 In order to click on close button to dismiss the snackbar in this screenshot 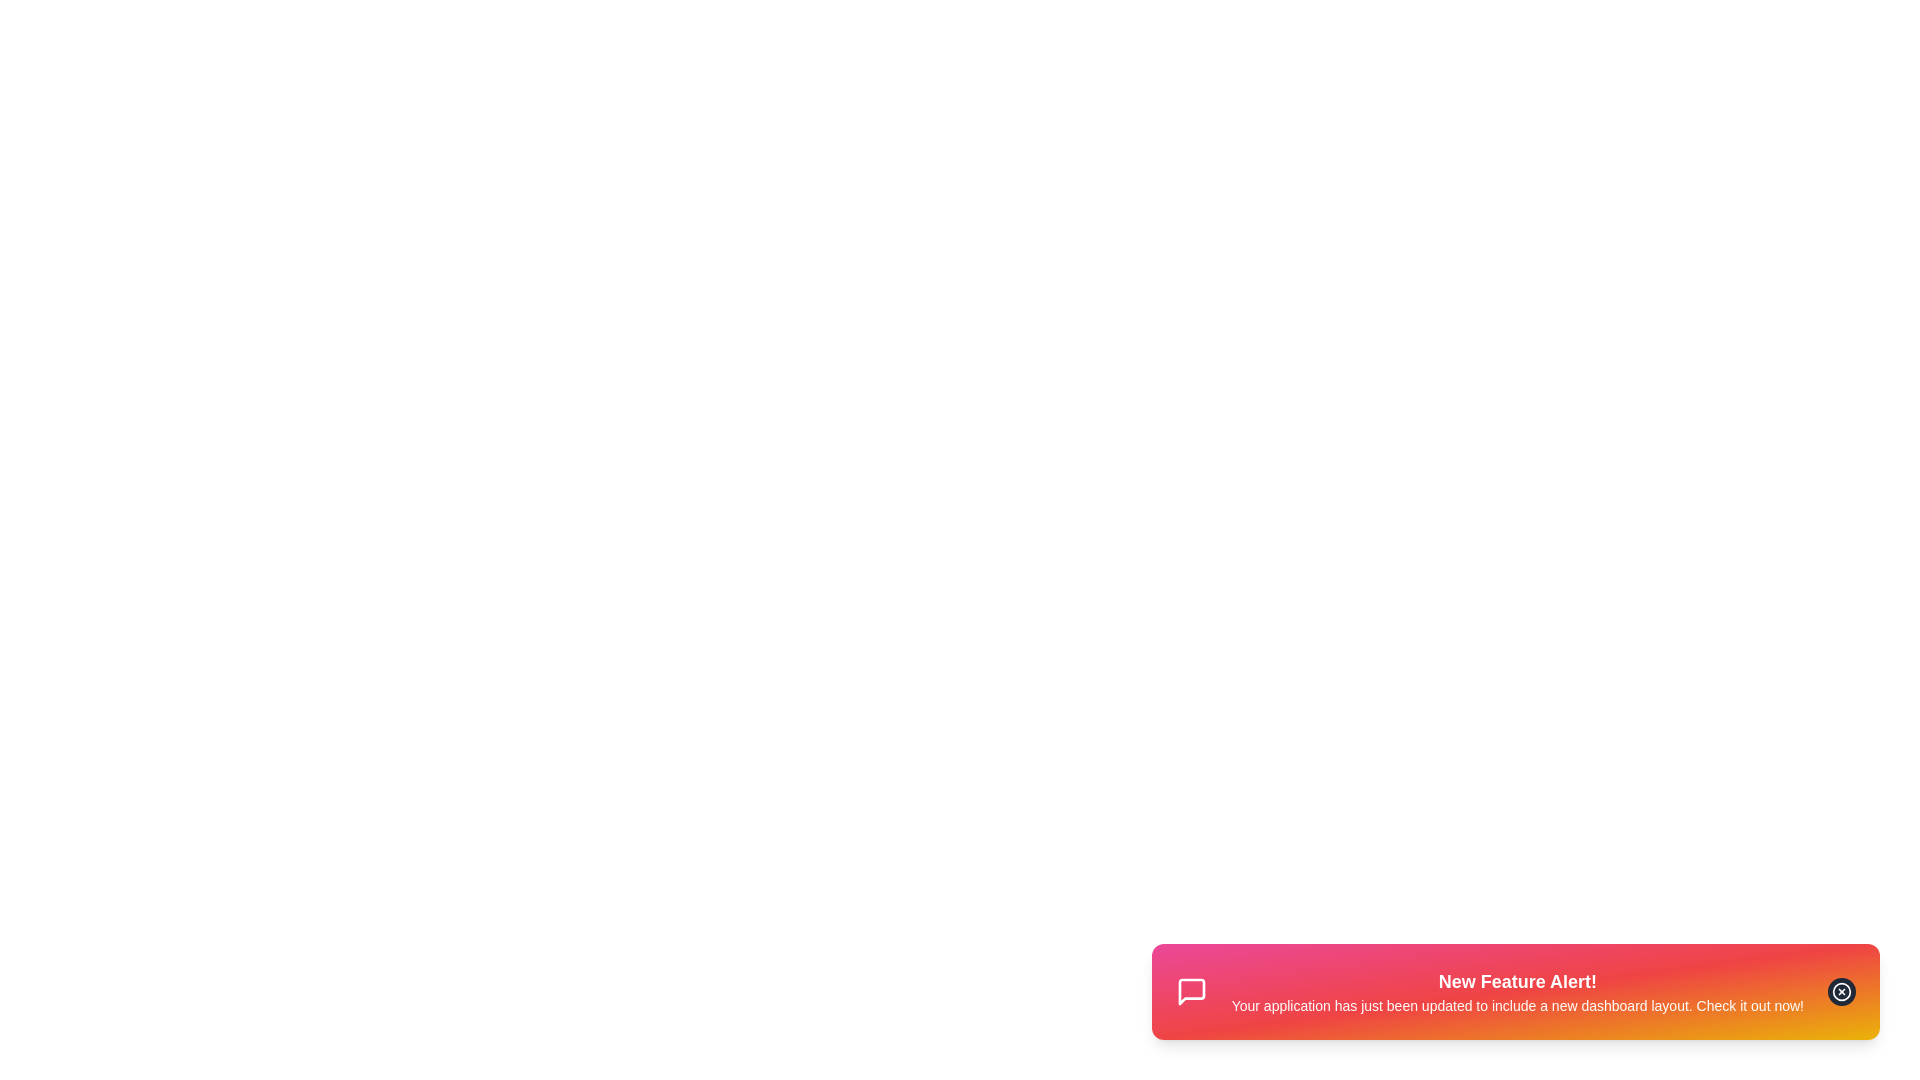, I will do `click(1841, 991)`.